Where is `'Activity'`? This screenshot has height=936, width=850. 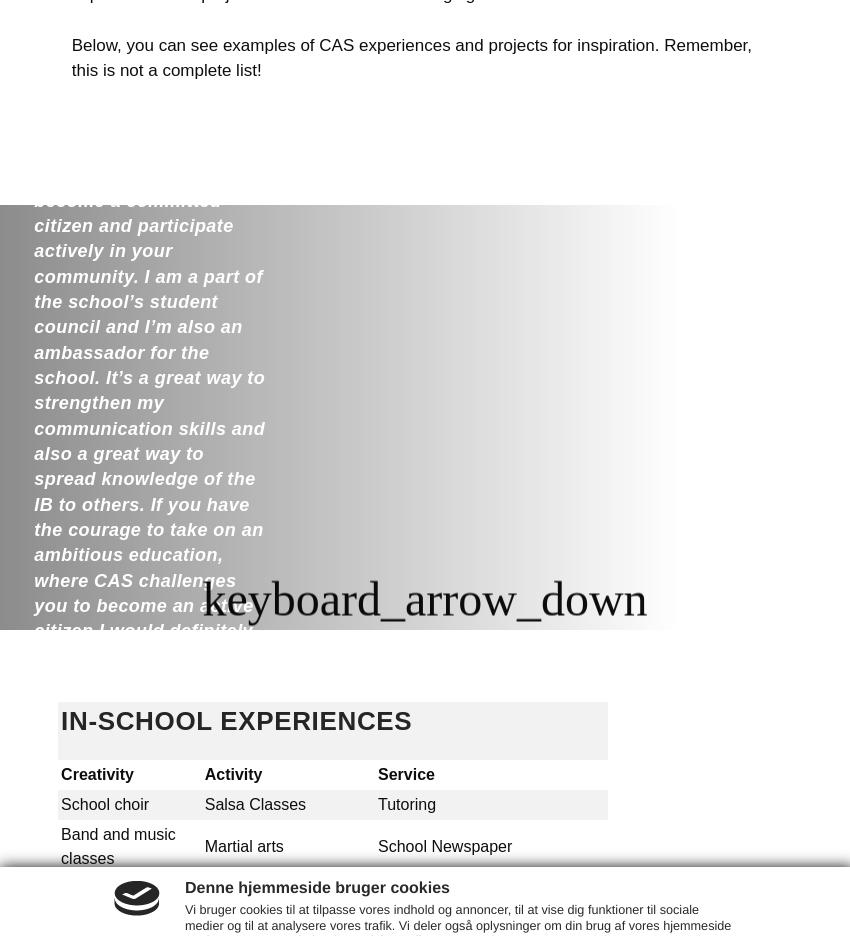
'Activity' is located at coordinates (235, 774).